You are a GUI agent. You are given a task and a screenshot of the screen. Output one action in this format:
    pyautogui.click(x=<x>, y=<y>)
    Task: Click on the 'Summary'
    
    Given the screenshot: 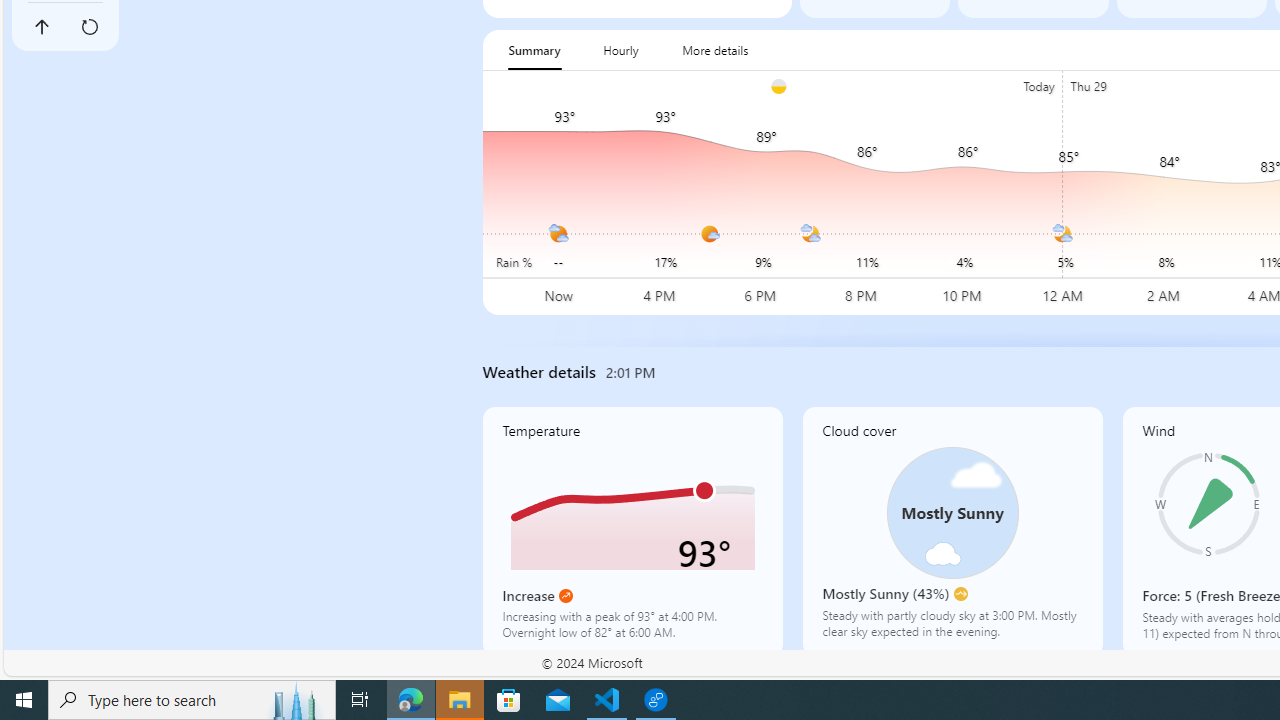 What is the action you would take?
    pyautogui.click(x=534, y=49)
    